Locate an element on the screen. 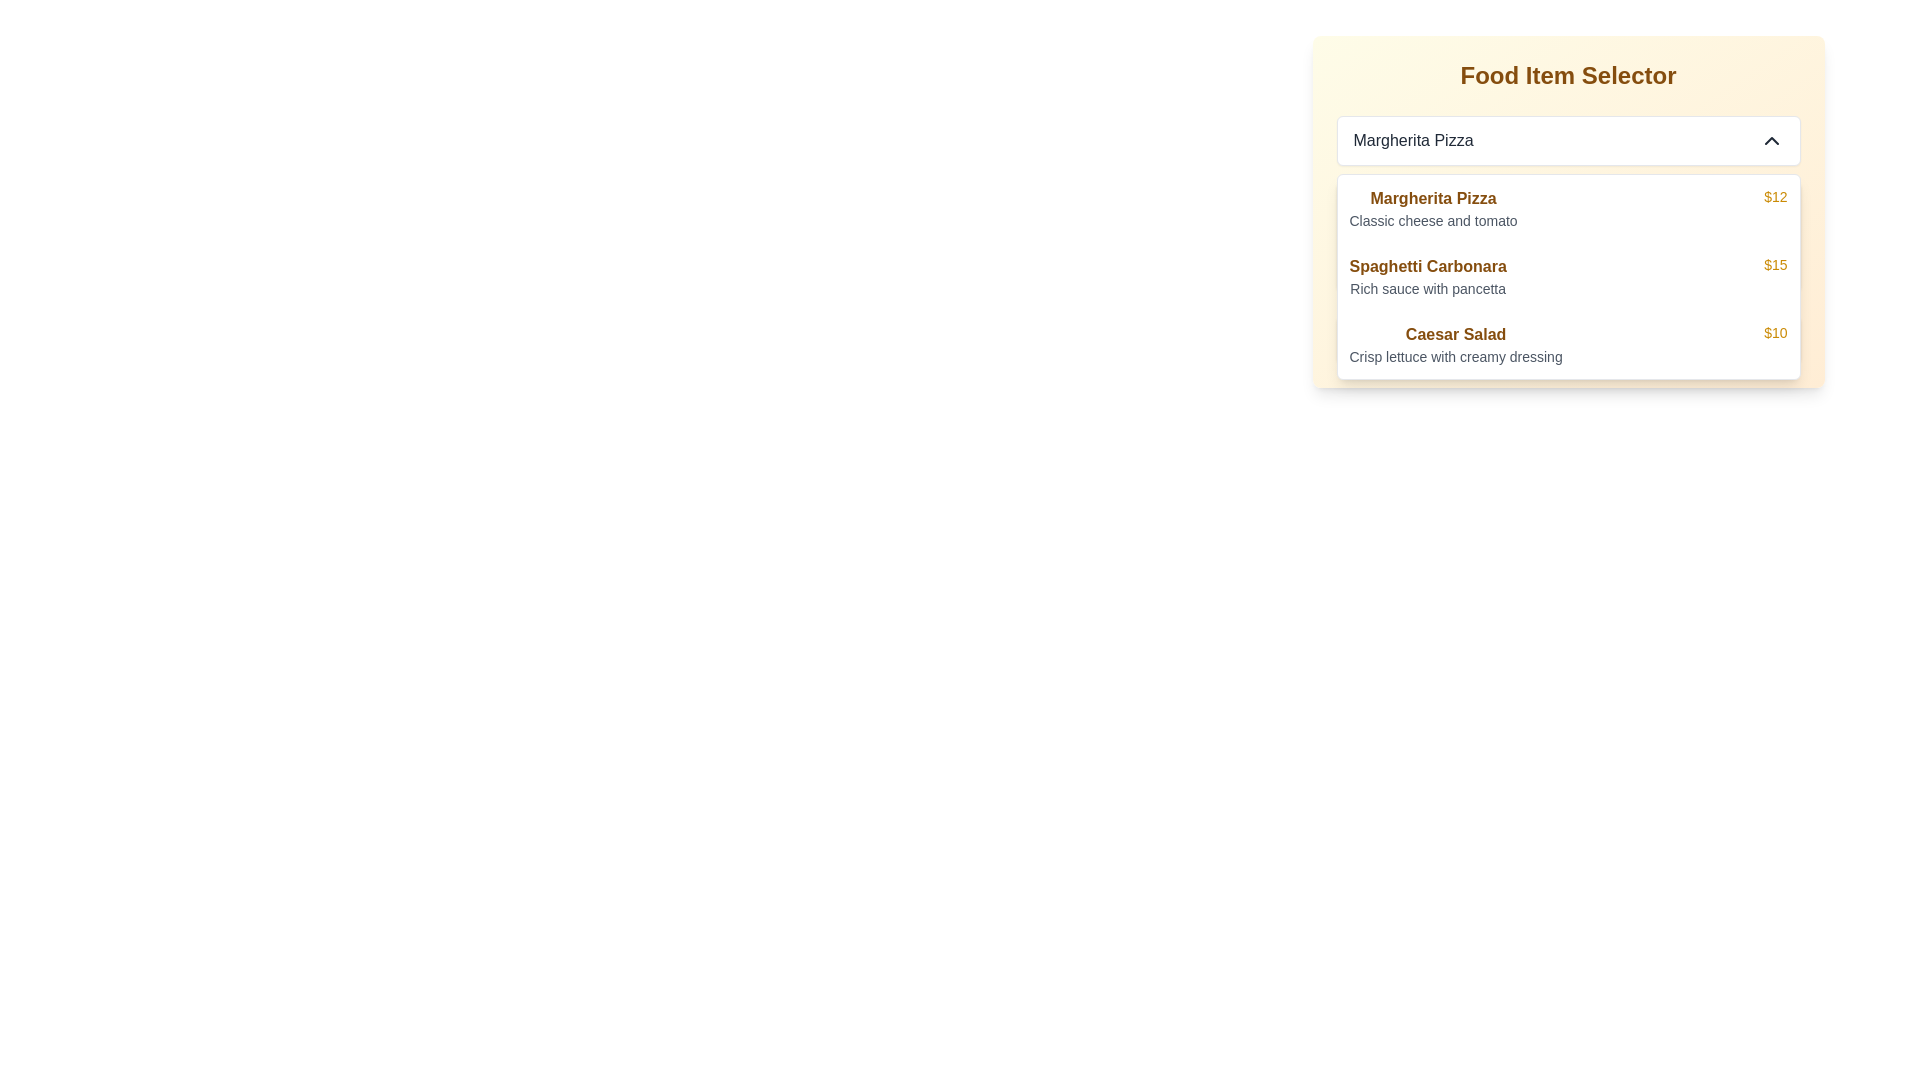  the 'Margherita Pizza' menu item is located at coordinates (1567, 208).